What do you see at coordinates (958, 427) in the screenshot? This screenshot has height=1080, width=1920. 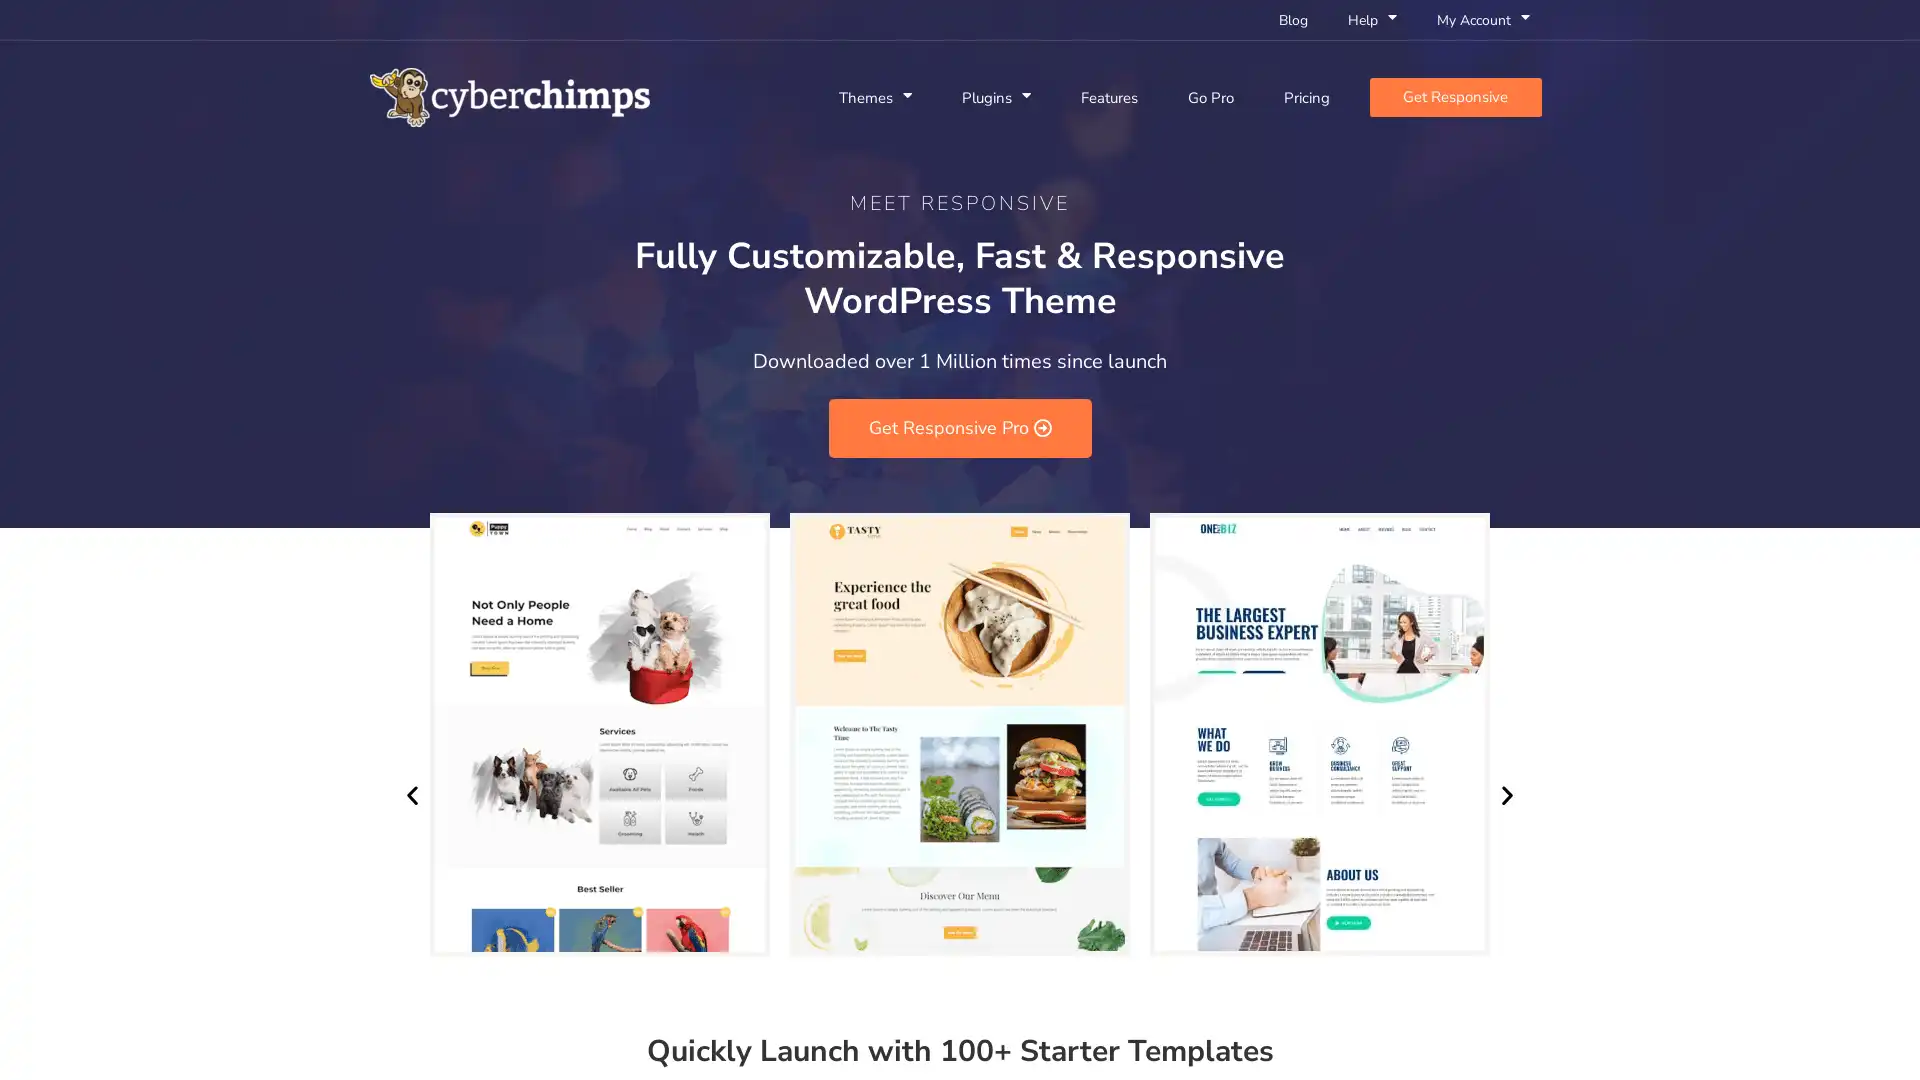 I see `Get Responsive Pro` at bounding box center [958, 427].